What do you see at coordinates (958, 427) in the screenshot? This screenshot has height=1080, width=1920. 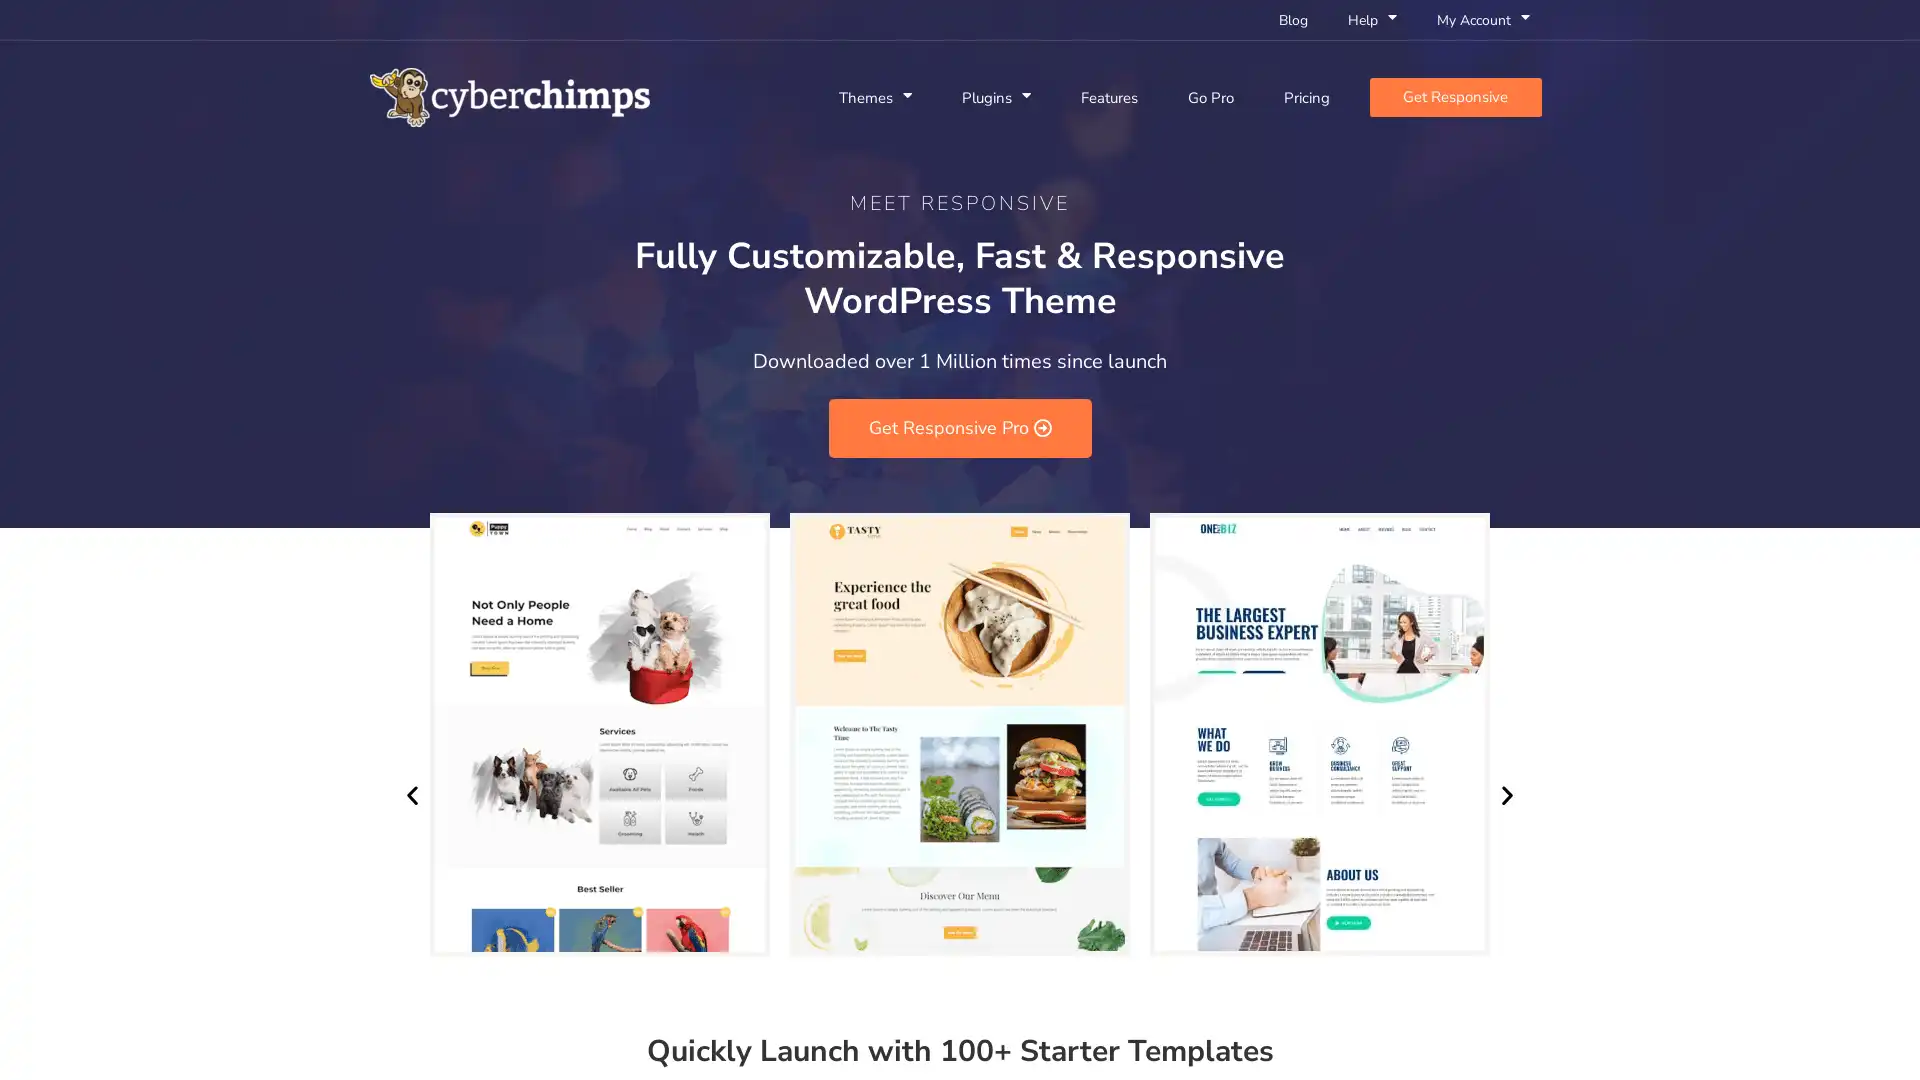 I see `Get Responsive Pro` at bounding box center [958, 427].